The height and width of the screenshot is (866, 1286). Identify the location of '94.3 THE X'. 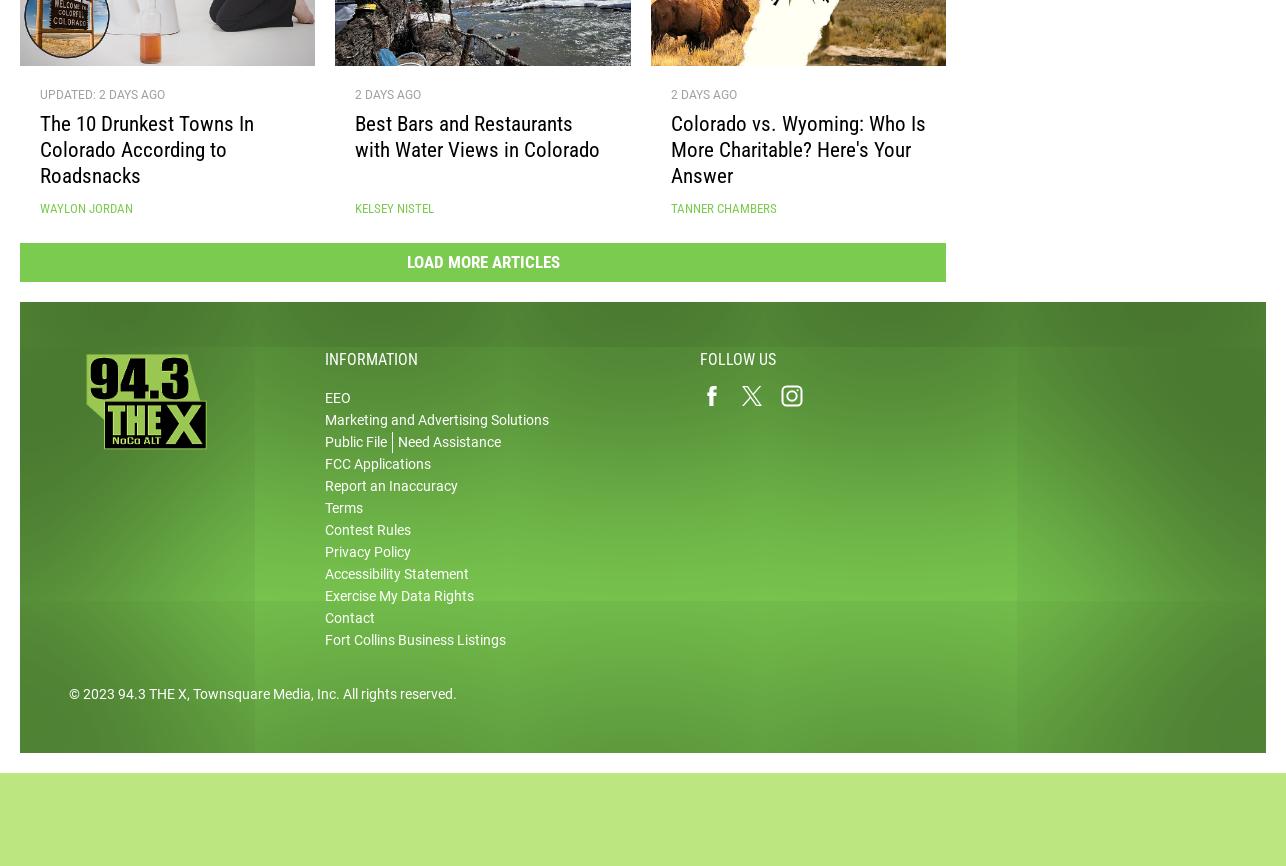
(152, 700).